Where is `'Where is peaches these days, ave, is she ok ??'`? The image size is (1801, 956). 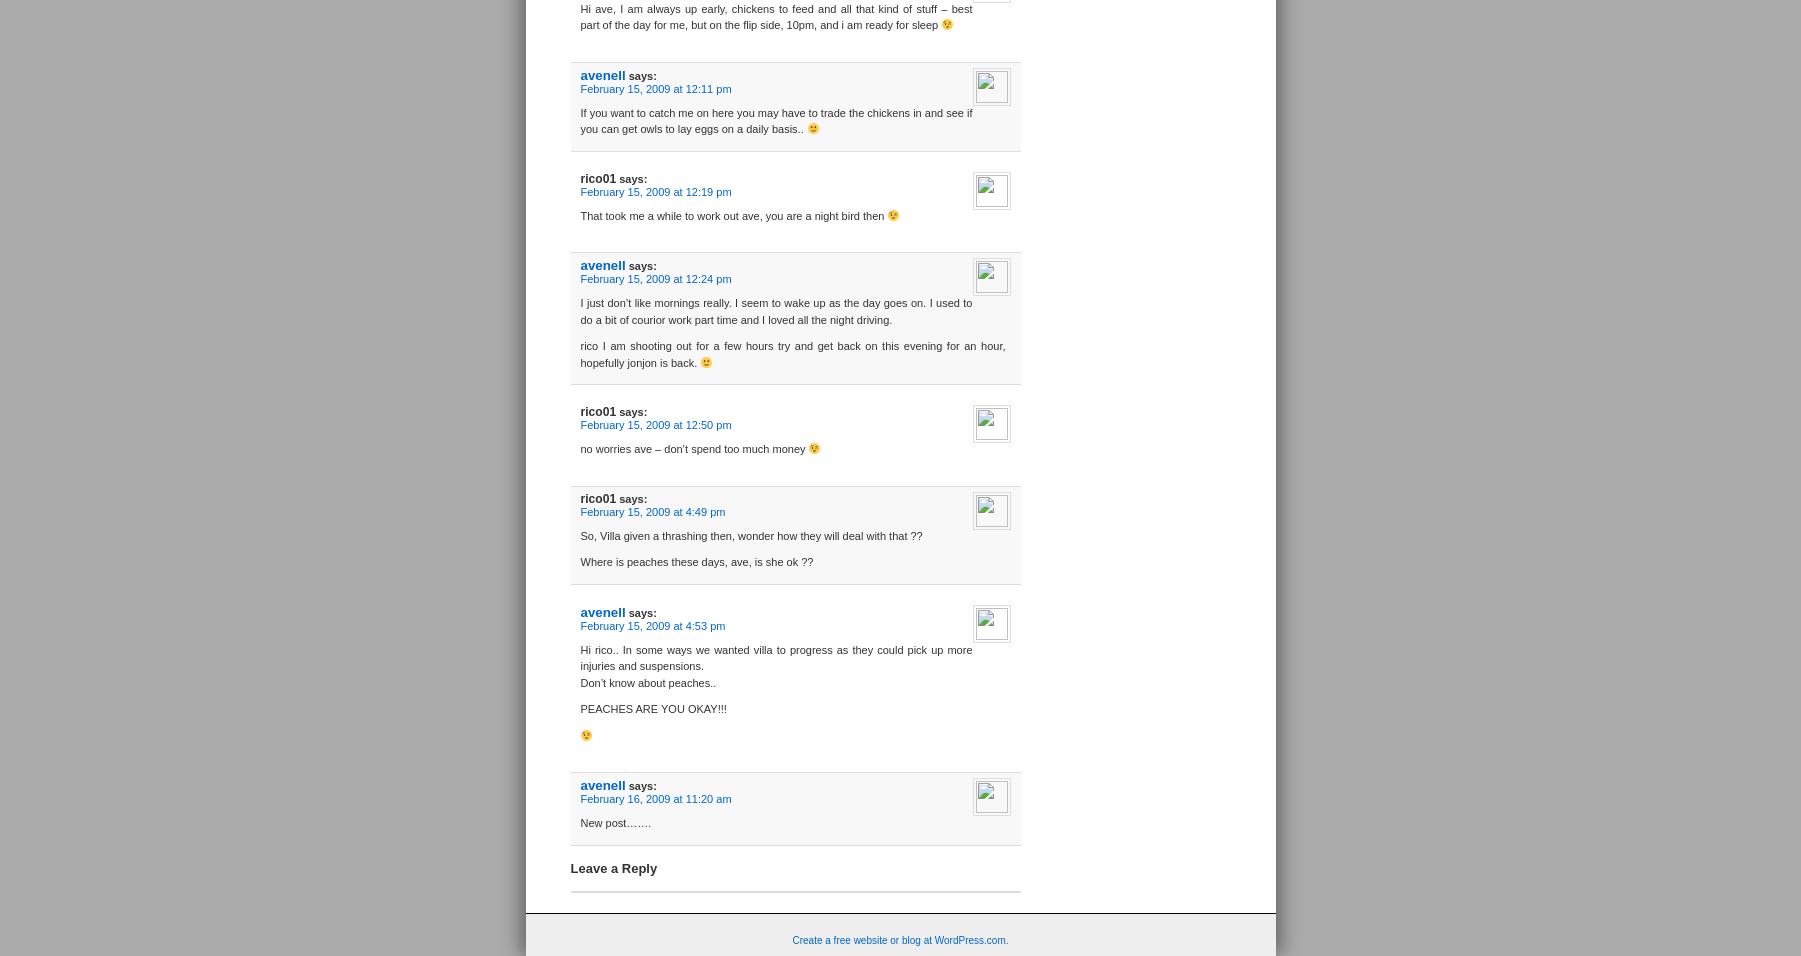 'Where is peaches these days, ave, is she ok ??' is located at coordinates (579, 561).